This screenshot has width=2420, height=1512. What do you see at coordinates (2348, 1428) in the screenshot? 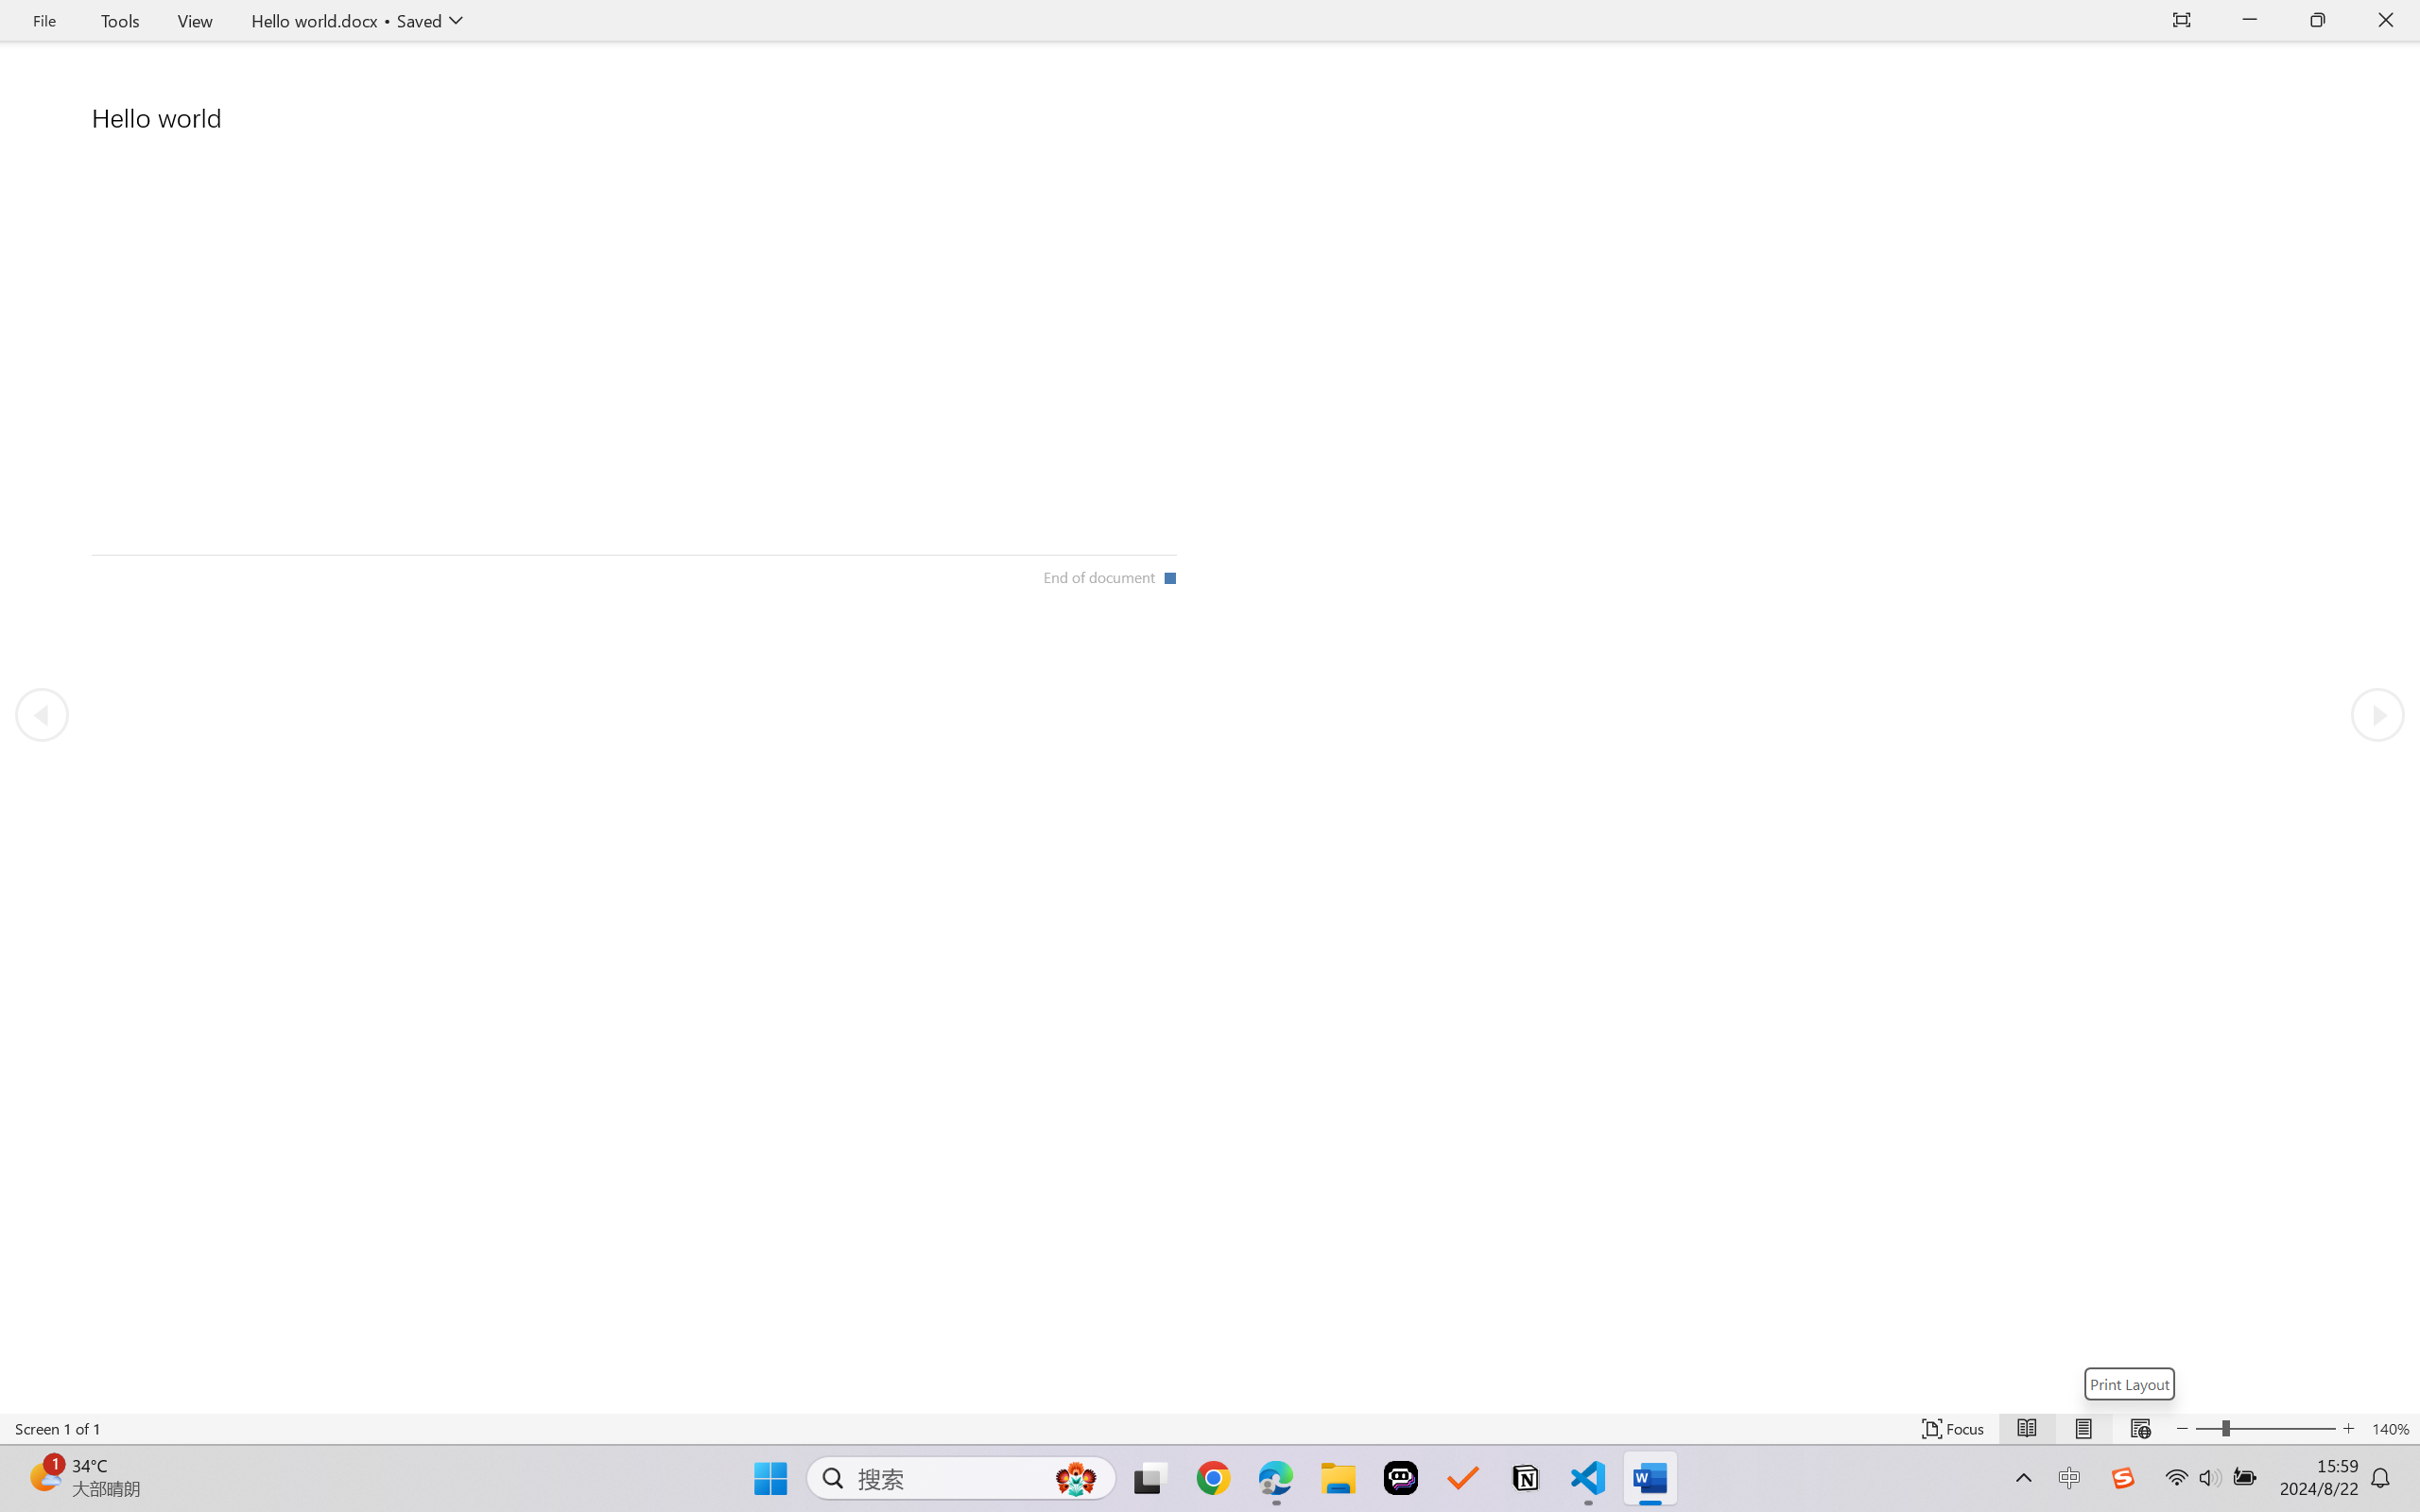
I see `'Increase Text Size'` at bounding box center [2348, 1428].